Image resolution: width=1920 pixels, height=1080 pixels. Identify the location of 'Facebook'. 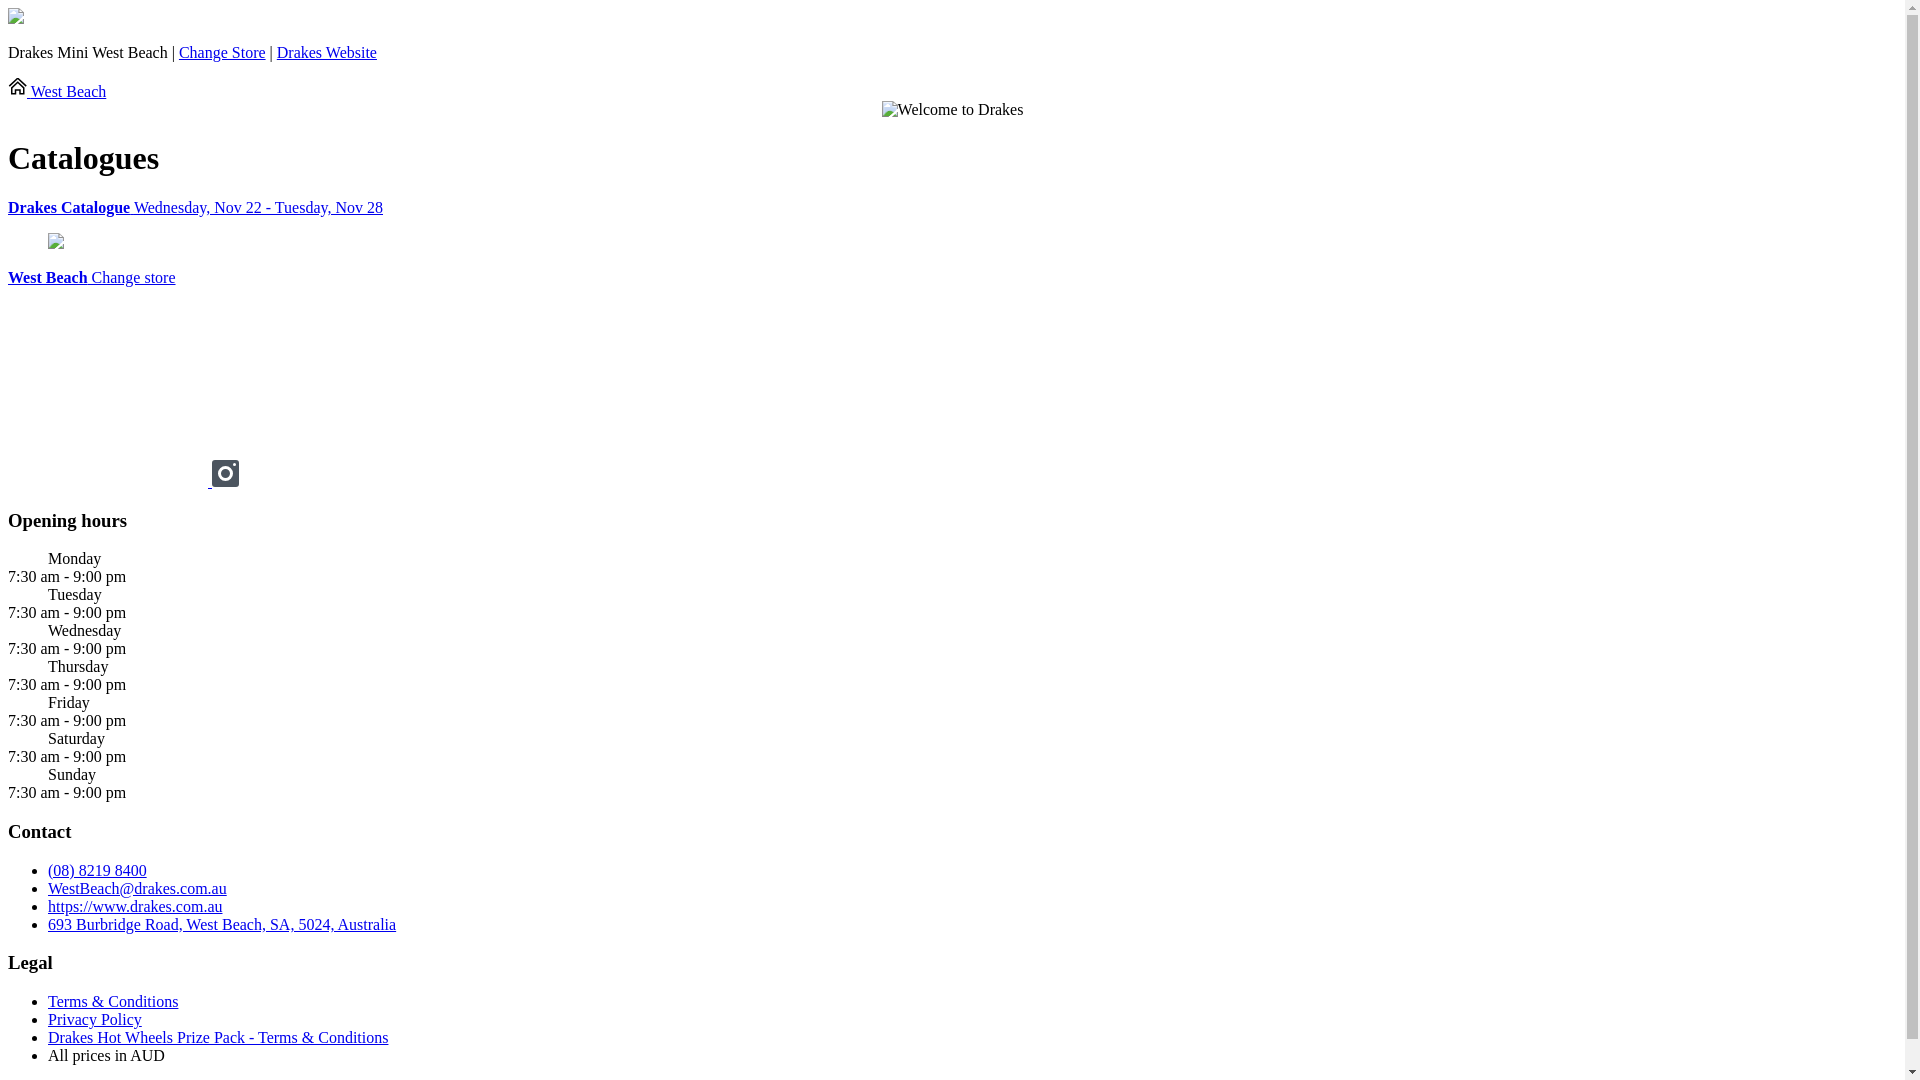
(8, 481).